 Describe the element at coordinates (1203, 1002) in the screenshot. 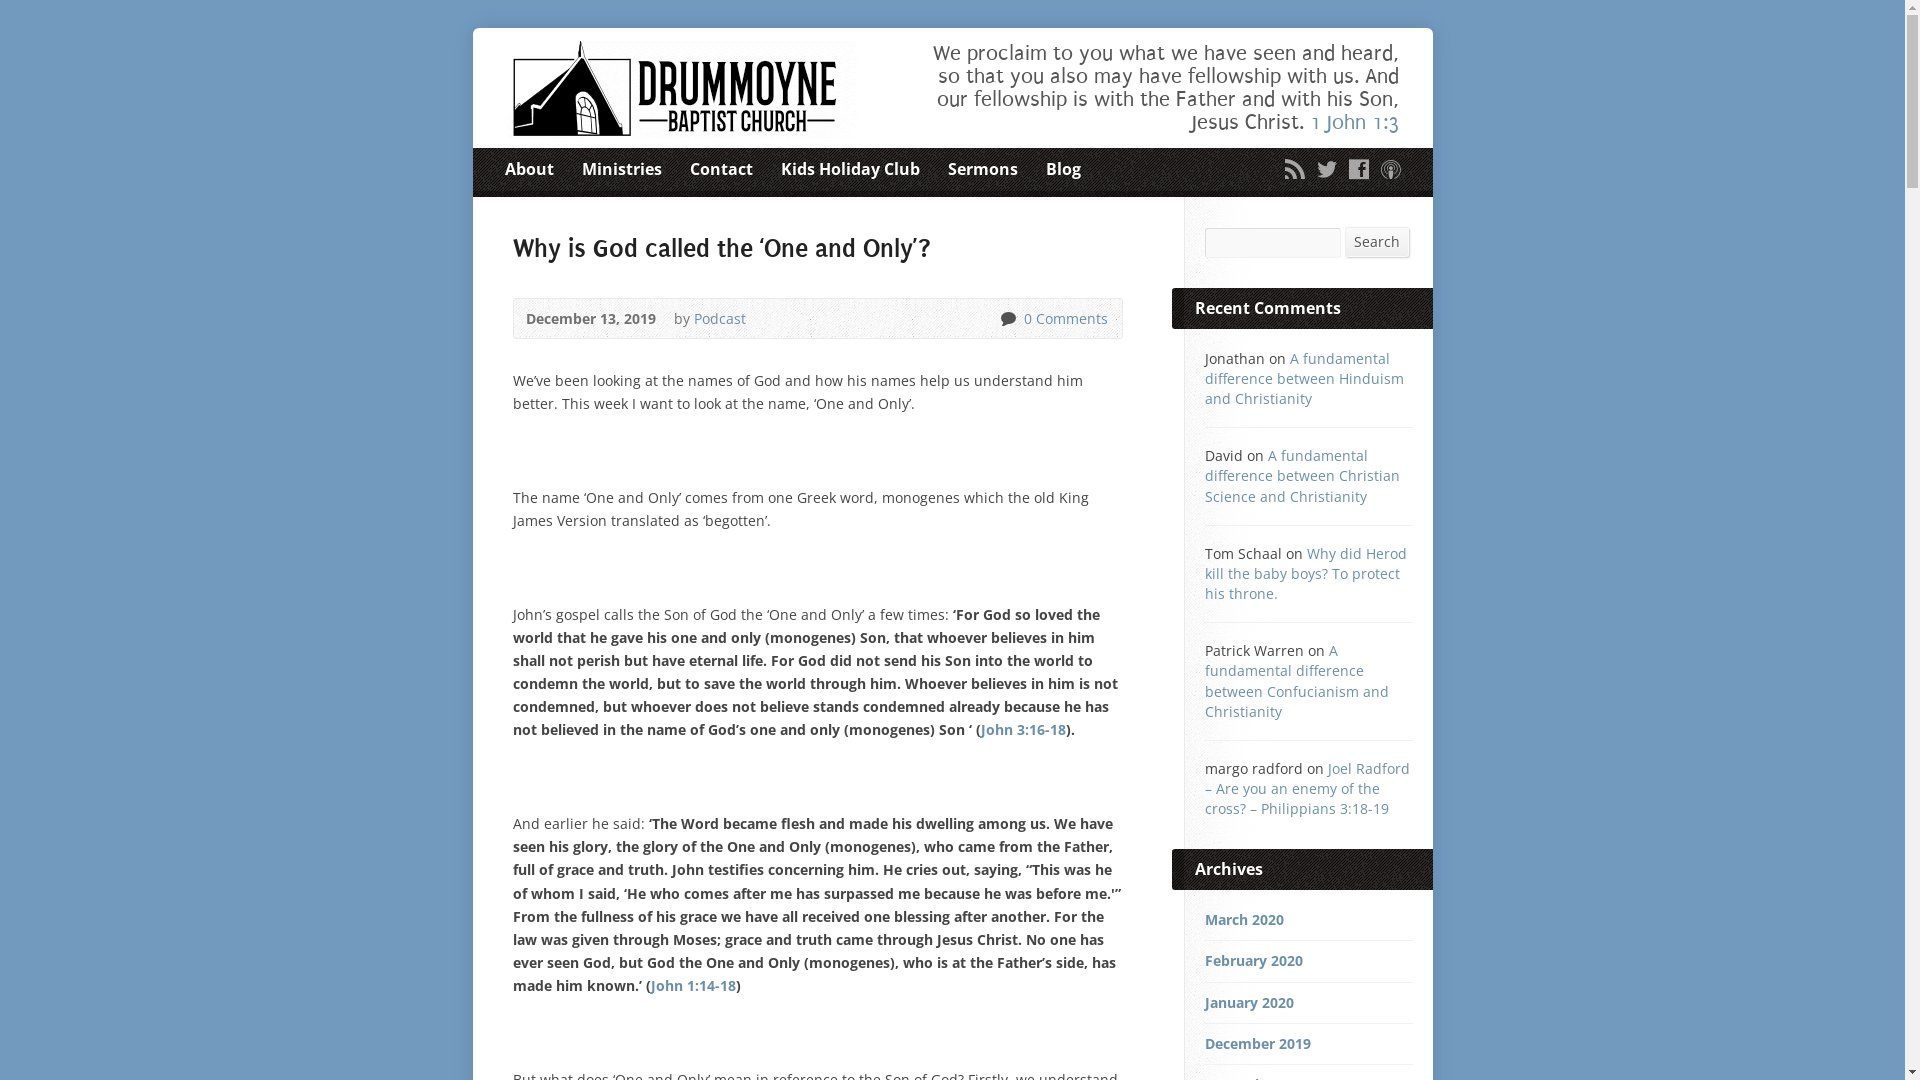

I see `'January 2020'` at that location.